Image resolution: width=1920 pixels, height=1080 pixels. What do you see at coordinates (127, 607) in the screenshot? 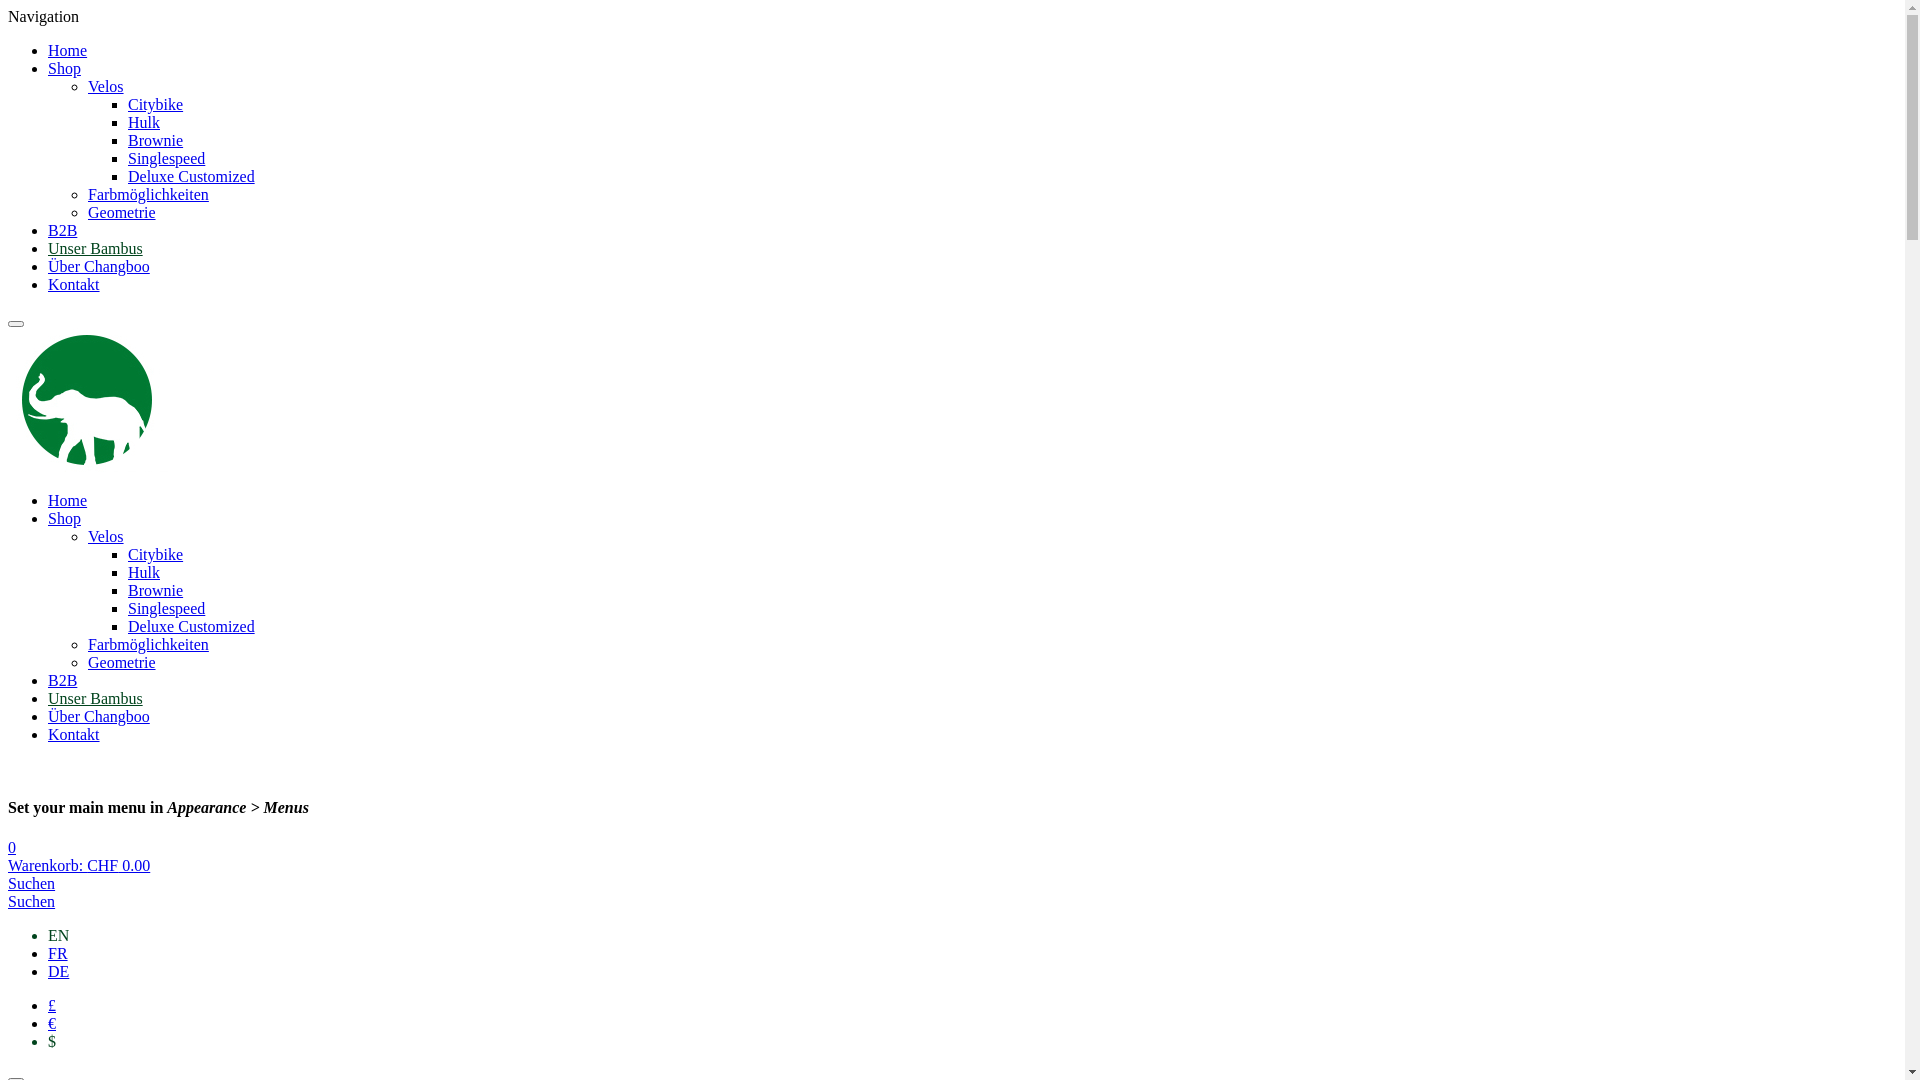
I see `'Singlespeed'` at bounding box center [127, 607].